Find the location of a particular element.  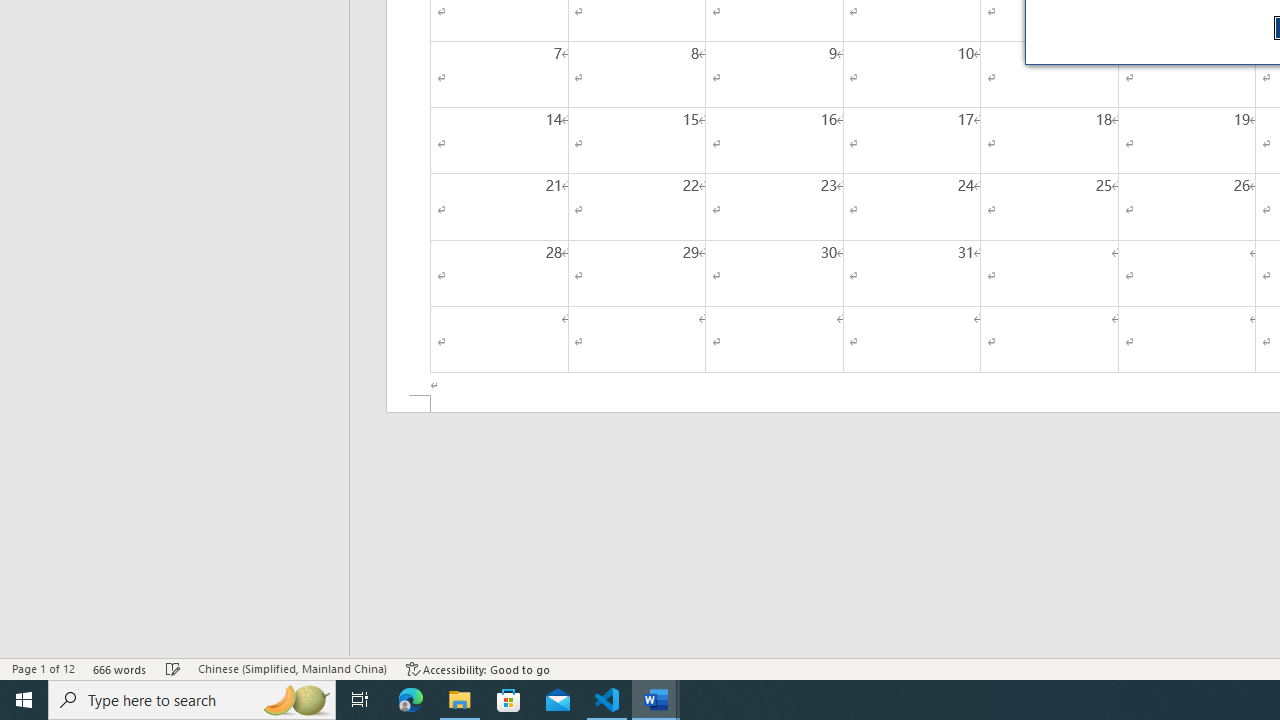

'Microsoft Store' is located at coordinates (509, 698).